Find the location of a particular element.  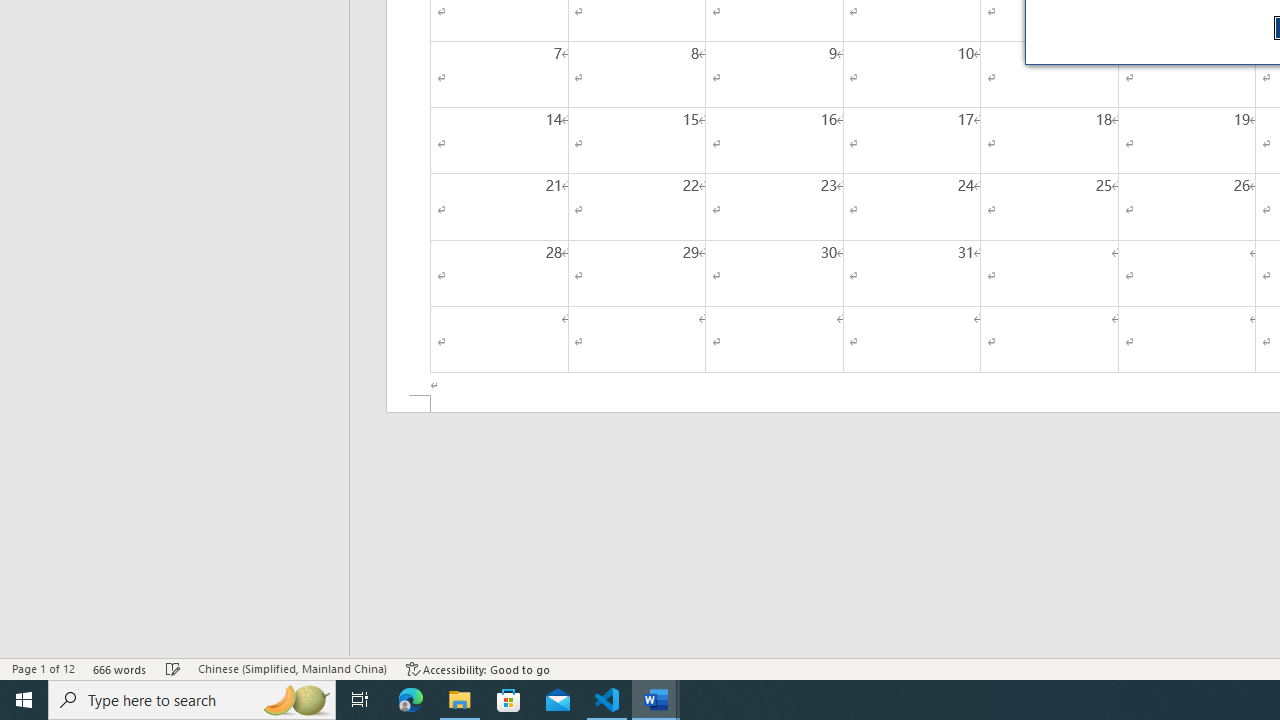

'Microsoft Store' is located at coordinates (509, 698).